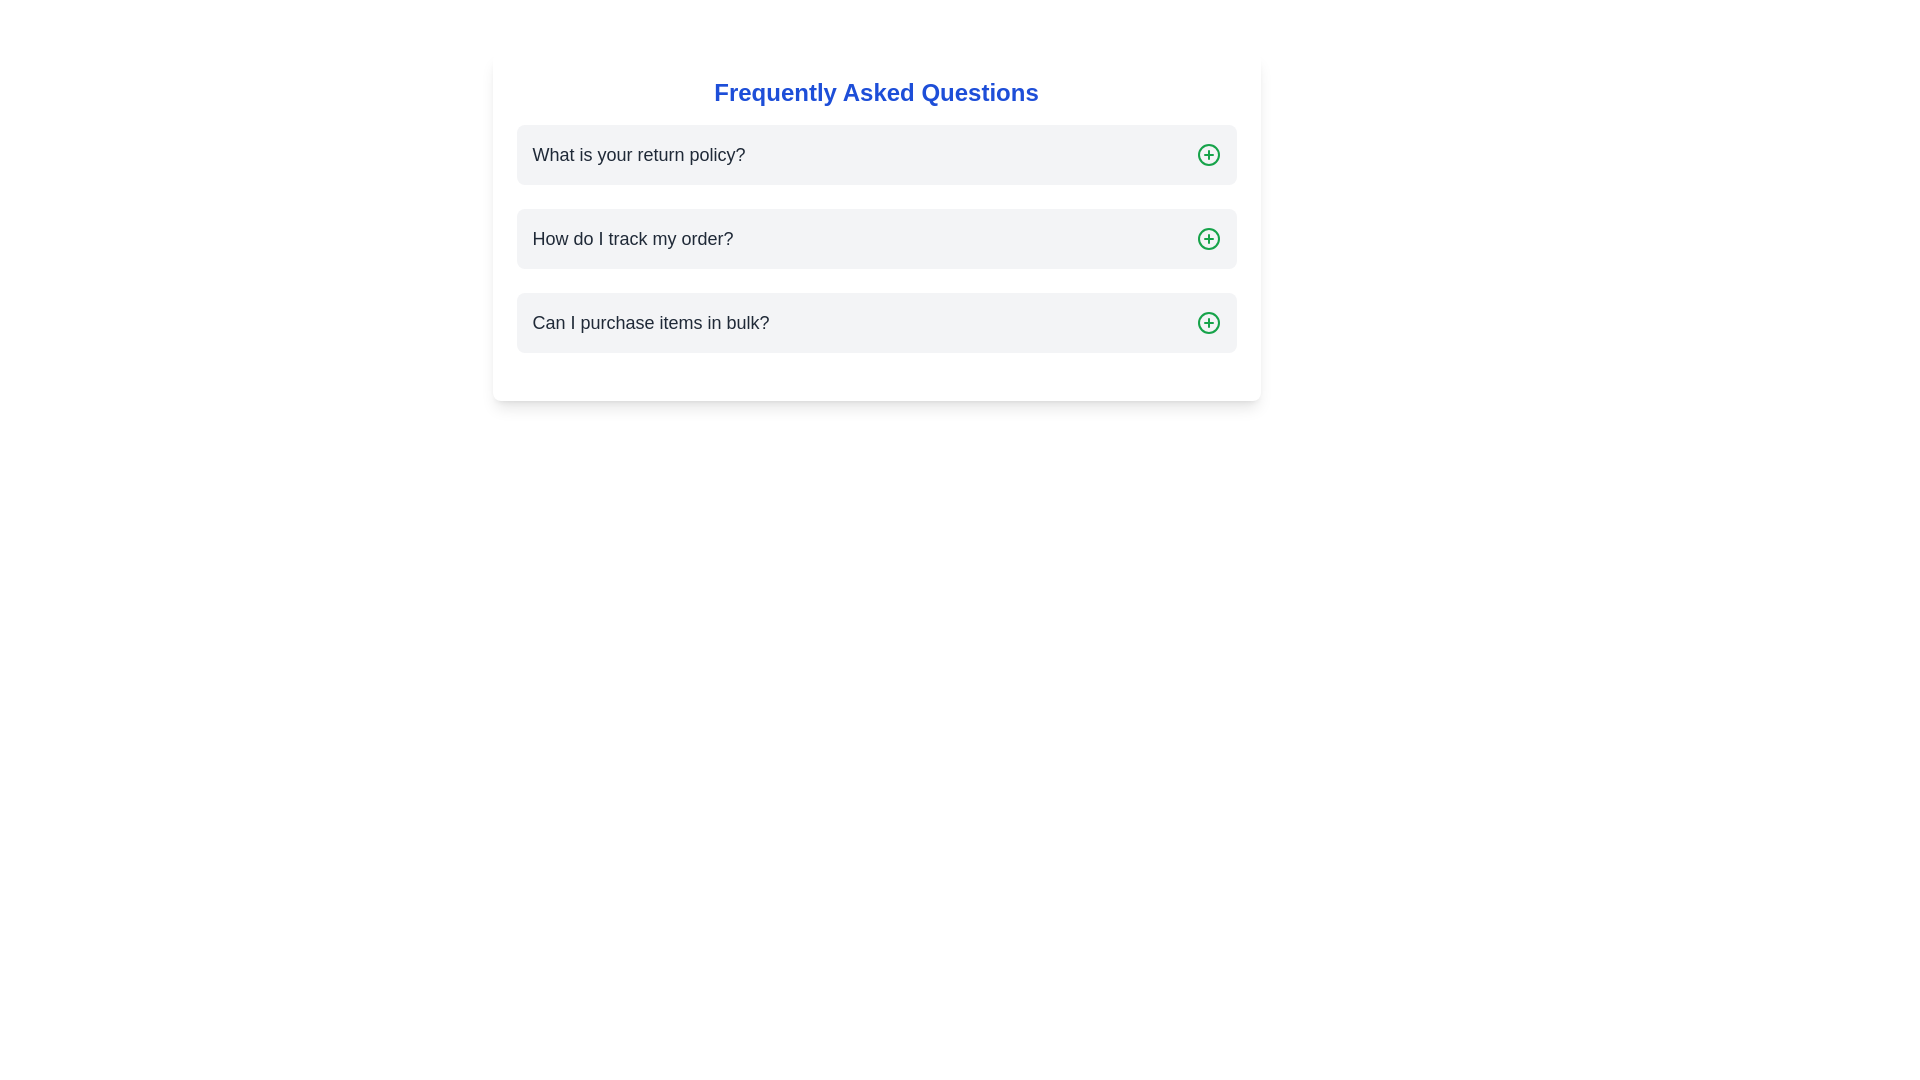  Describe the element at coordinates (1207, 322) in the screenshot. I see `the button at the rightmost end of the third row in the FAQ section that expands the content for the question 'Can I purchase items in bulk?'` at that location.